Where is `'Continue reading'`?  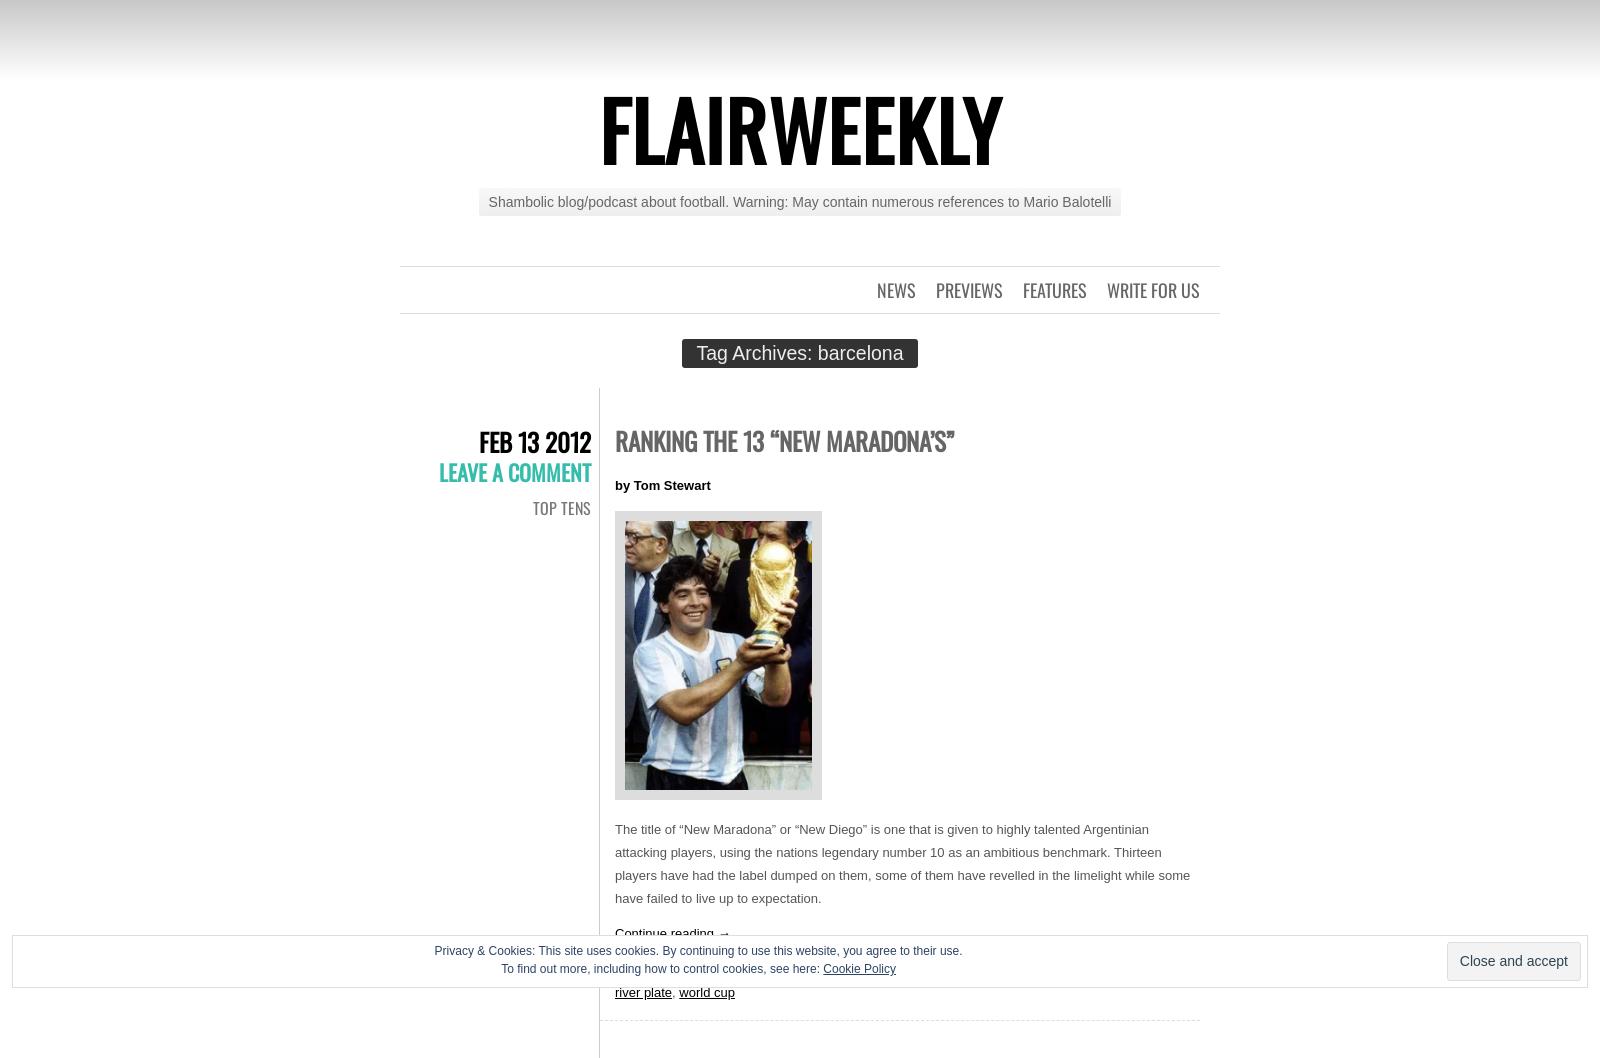 'Continue reading' is located at coordinates (666, 933).